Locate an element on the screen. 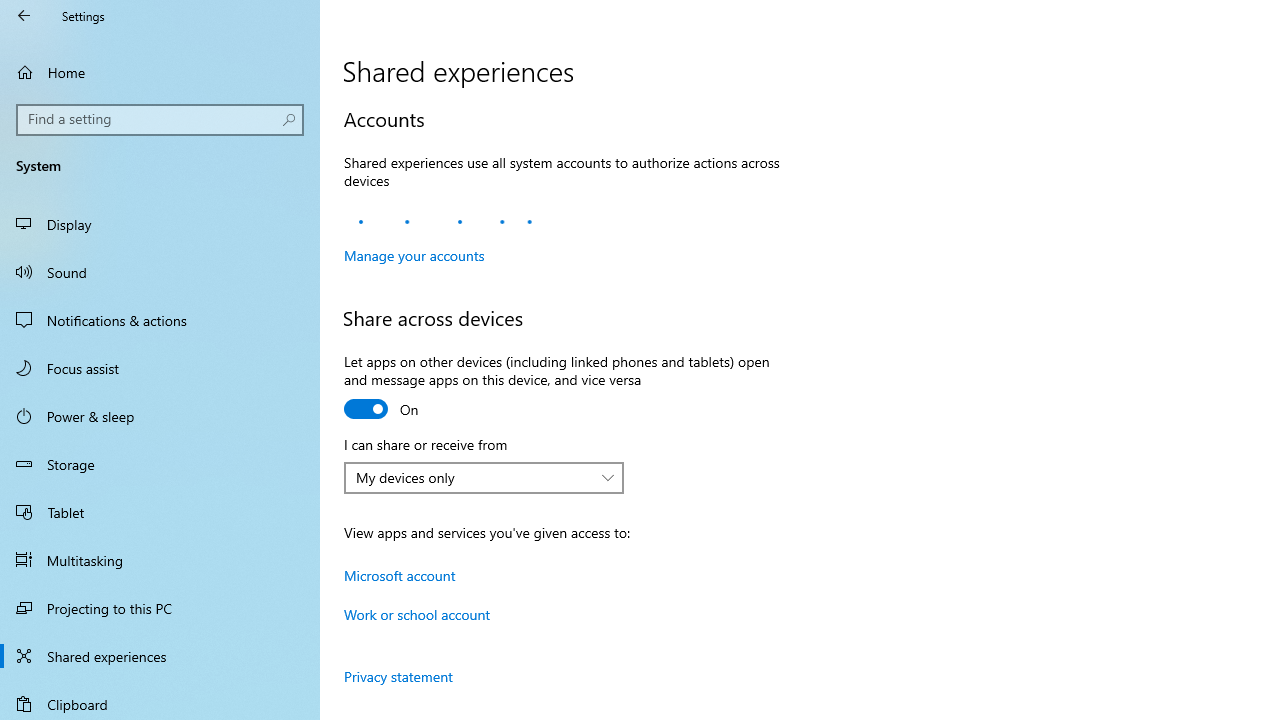 The height and width of the screenshot is (720, 1280). 'Home' is located at coordinates (160, 71).